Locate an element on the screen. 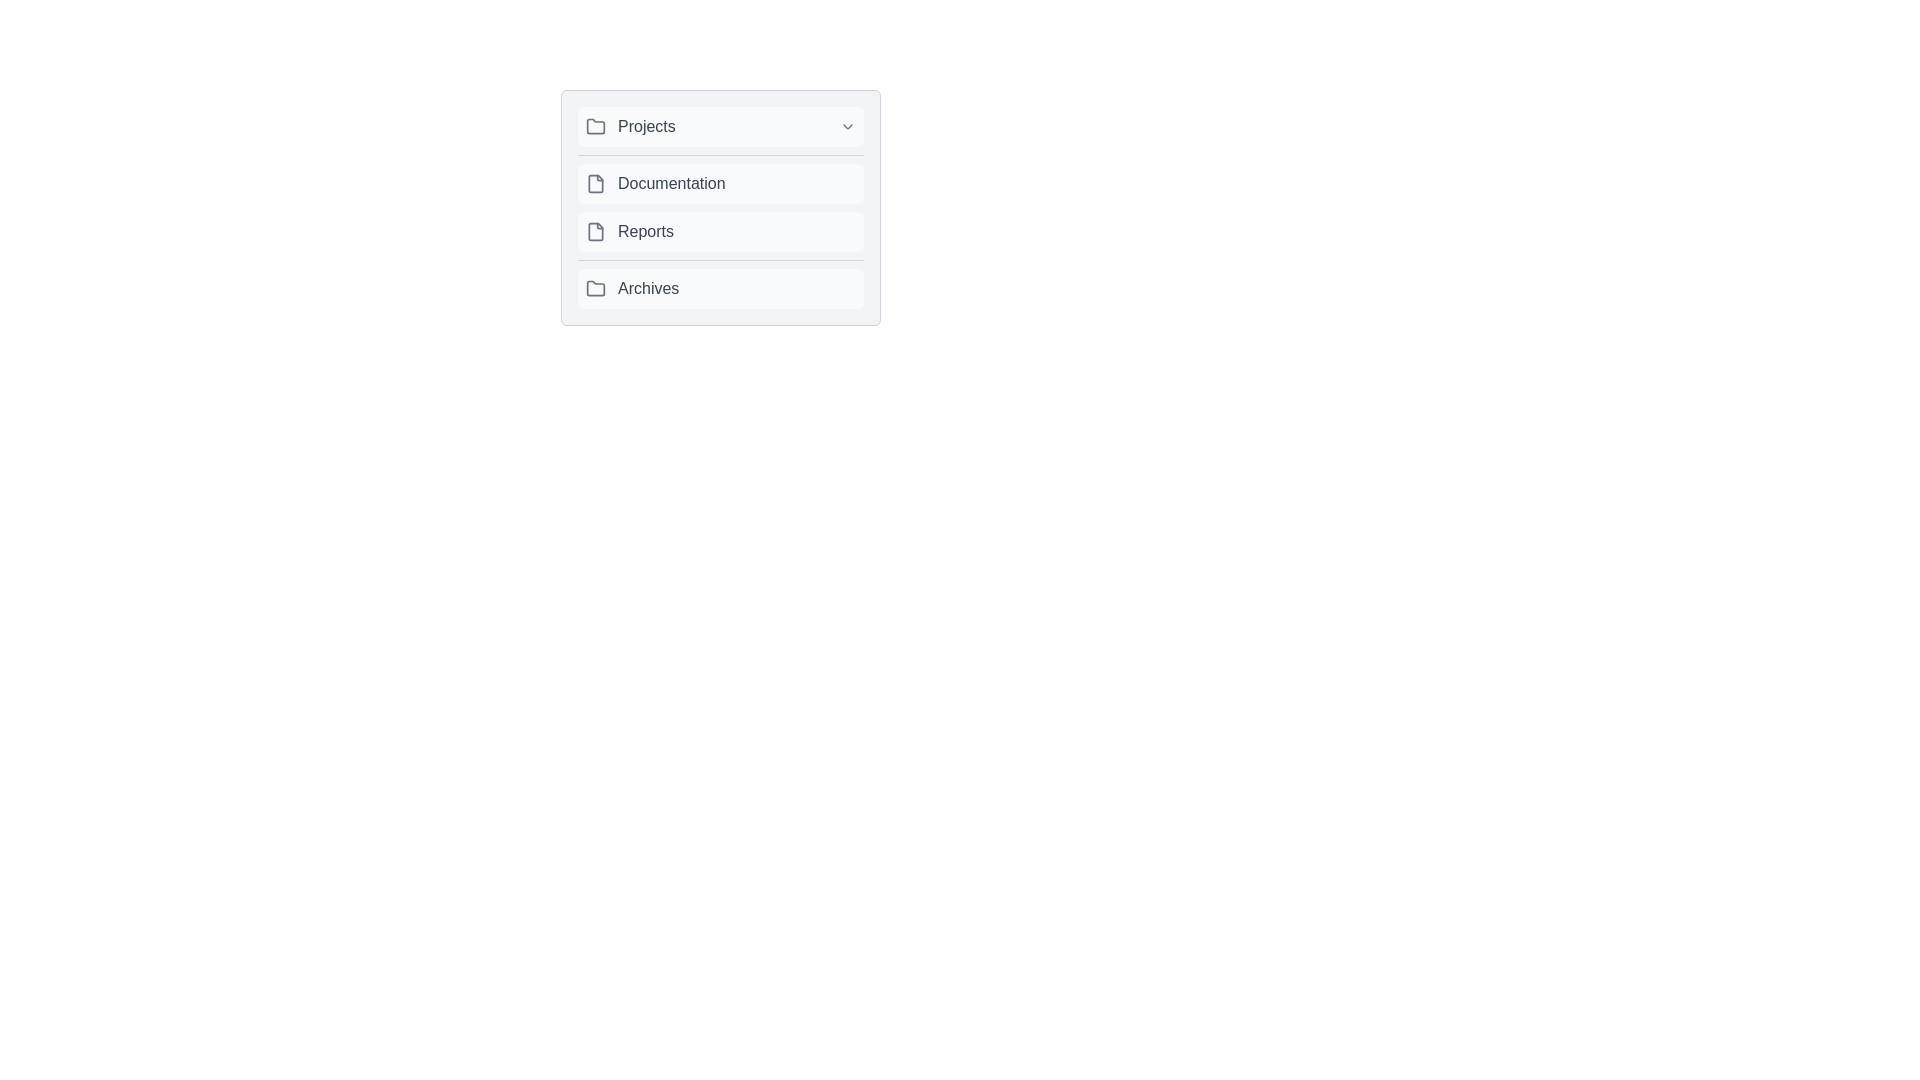  text from the 'Documentation' text label, which is styled with medium-weight font and gray color, located between 'Projects' and 'Reports' in the vertical menu list is located at coordinates (671, 184).